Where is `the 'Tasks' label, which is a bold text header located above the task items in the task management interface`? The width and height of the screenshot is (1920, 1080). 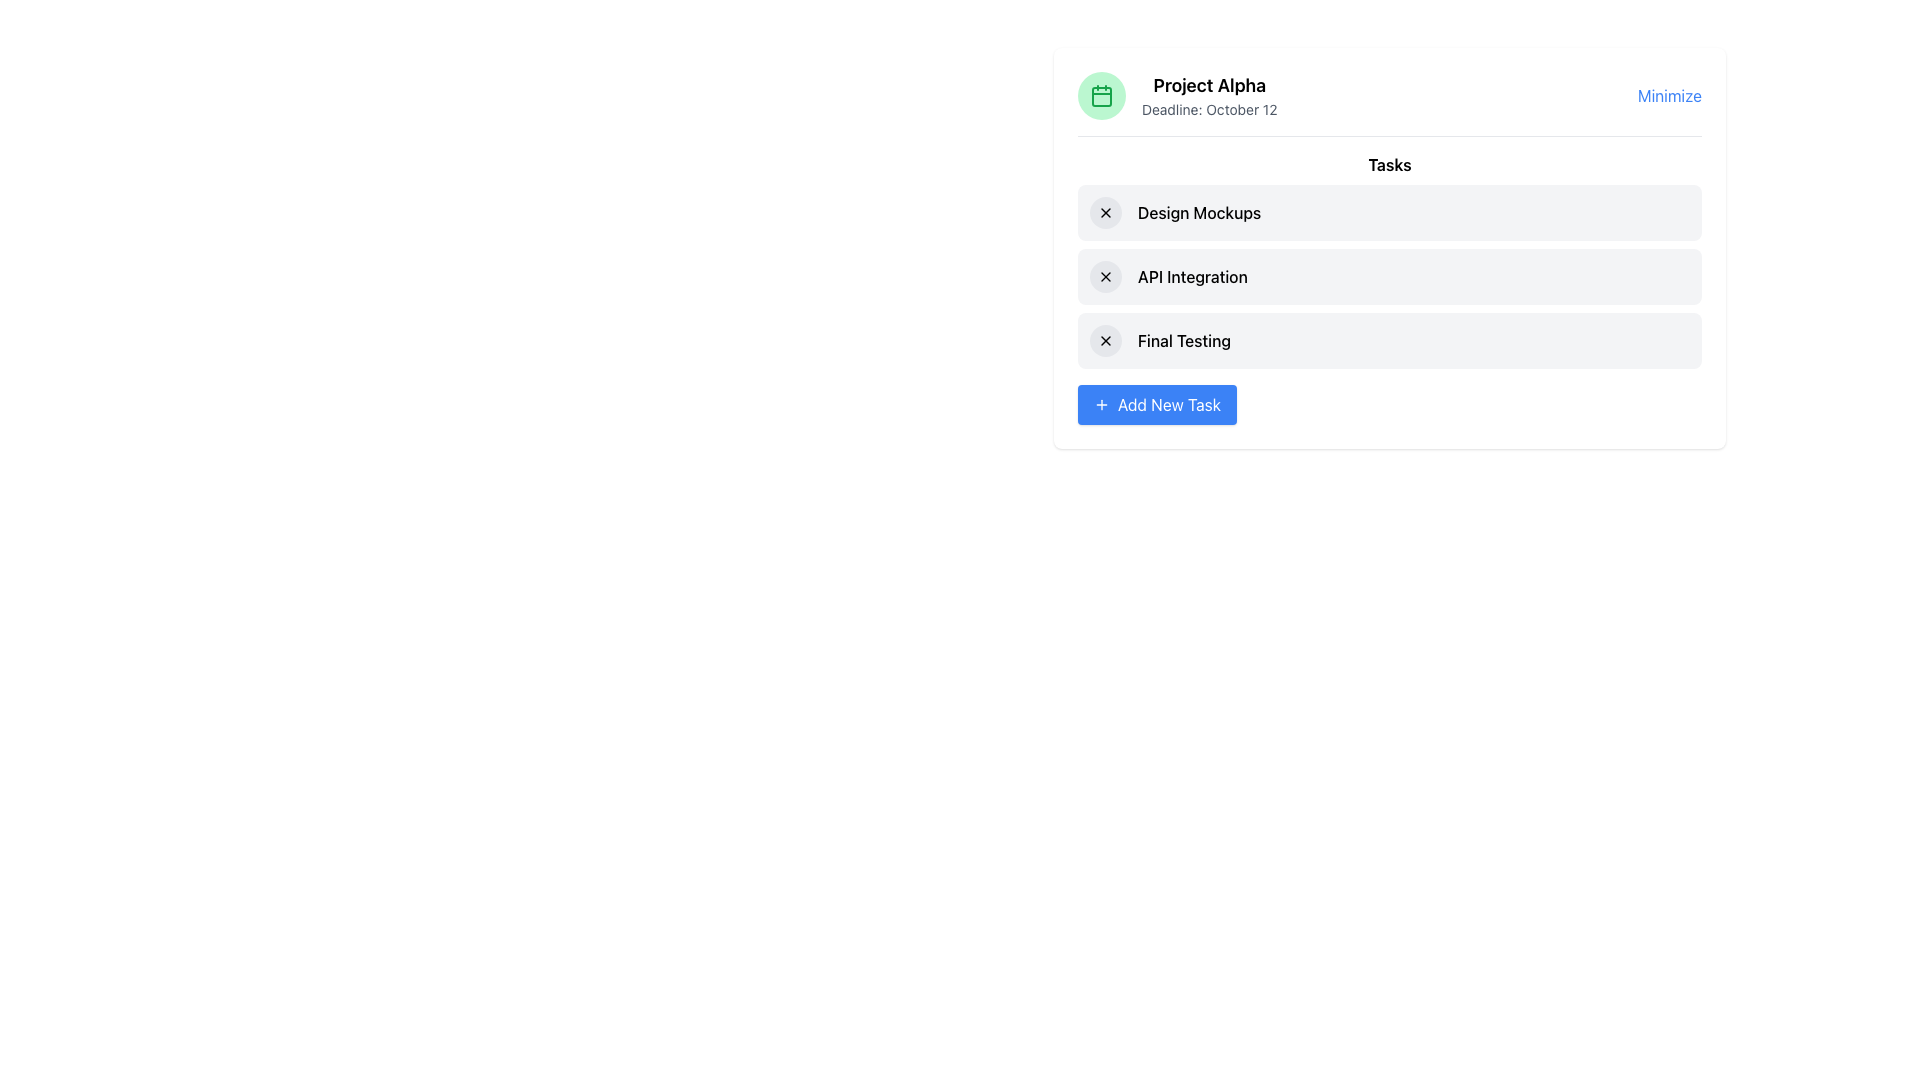 the 'Tasks' label, which is a bold text header located above the task items in the task management interface is located at coordinates (1389, 164).